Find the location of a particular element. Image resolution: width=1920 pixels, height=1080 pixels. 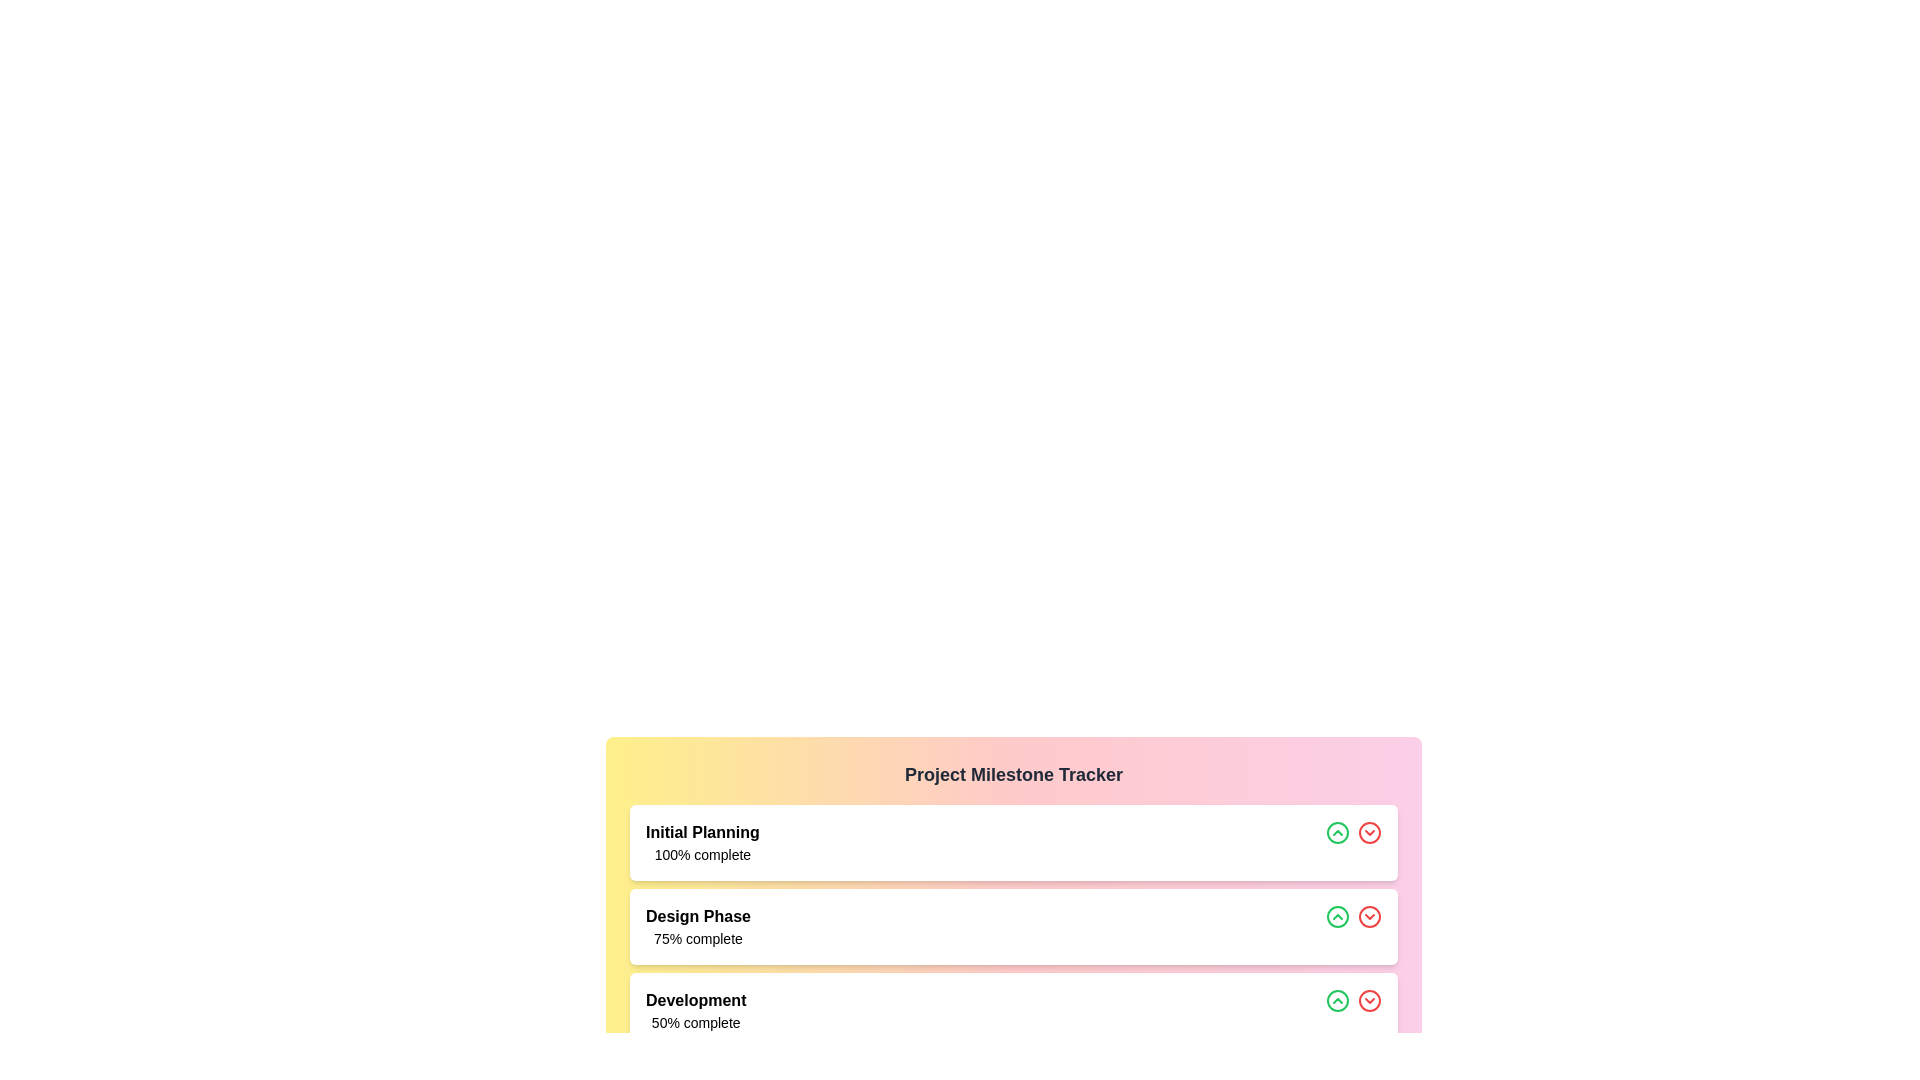

the static text label indicating the completion percentage for the 'Initial Planning' phase, located at the bottom of the 'Initial Planning' milestone card is located at coordinates (702, 855).